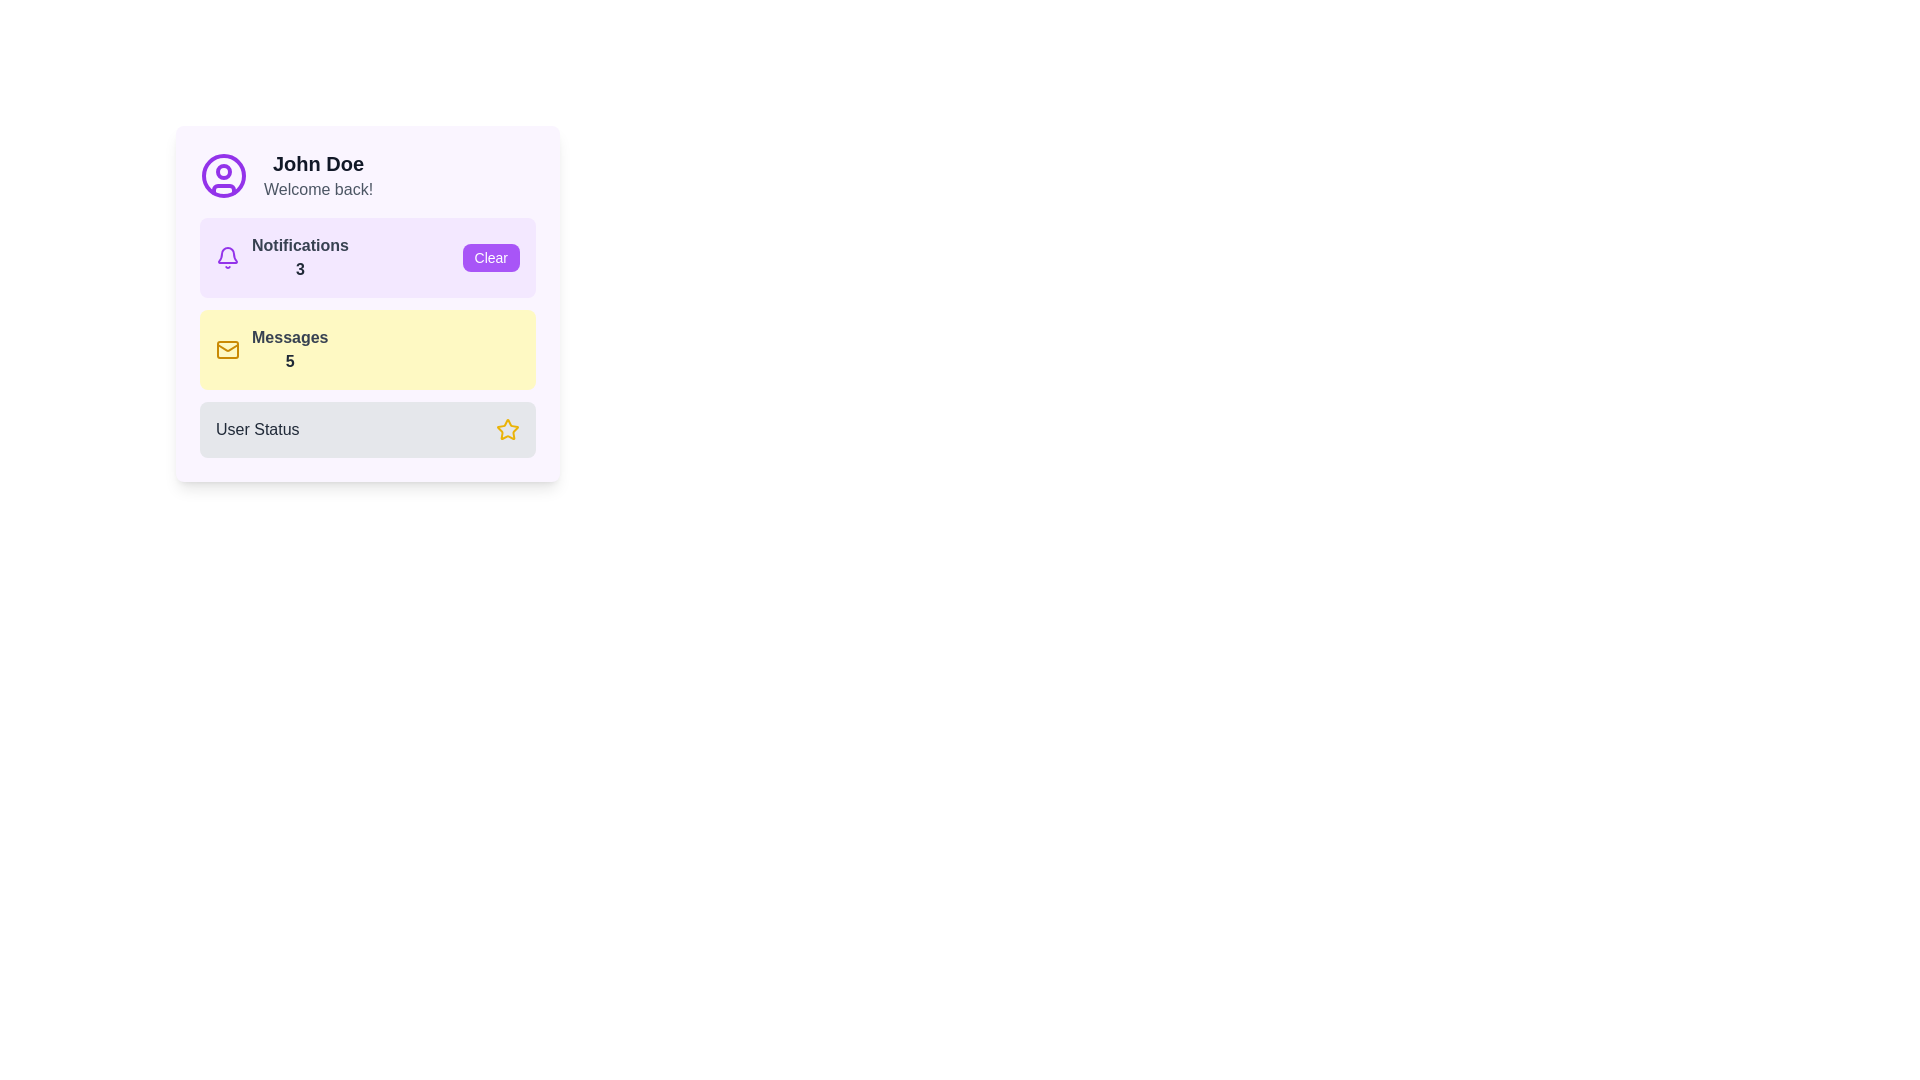 The width and height of the screenshot is (1920, 1080). What do you see at coordinates (227, 346) in the screenshot?
I see `the decorative line forming the bottom edge of the envelope symbol, which is associated with email or messaging, located next to the 'Messages 5' label in a card-like section` at bounding box center [227, 346].